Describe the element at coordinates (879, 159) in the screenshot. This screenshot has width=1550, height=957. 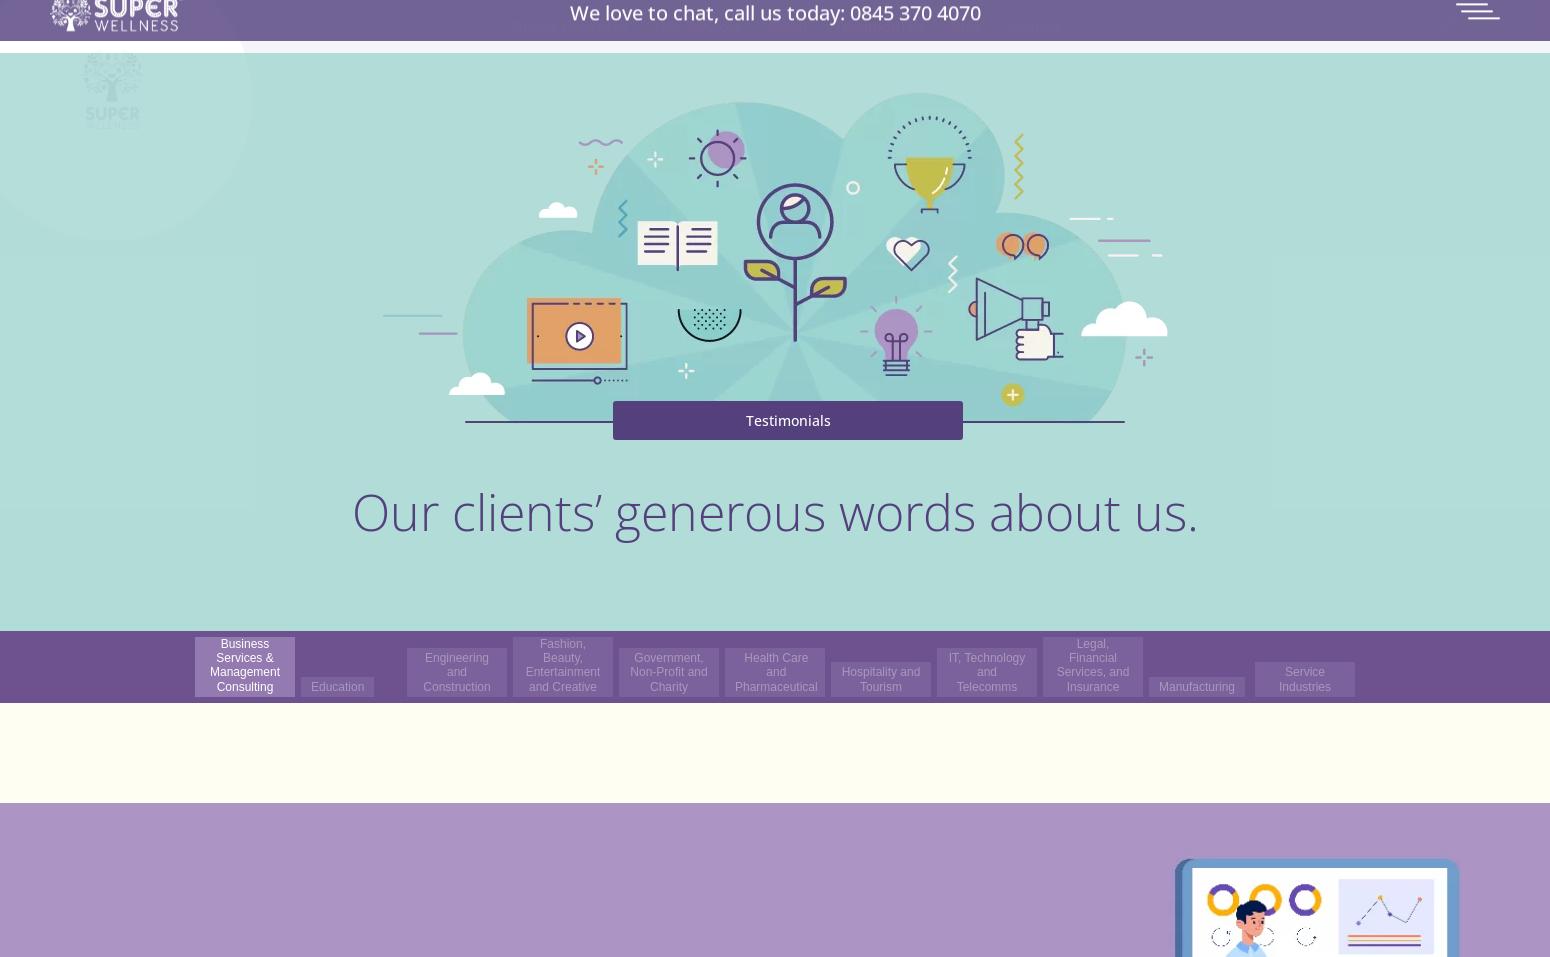
I see `'Media'` at that location.